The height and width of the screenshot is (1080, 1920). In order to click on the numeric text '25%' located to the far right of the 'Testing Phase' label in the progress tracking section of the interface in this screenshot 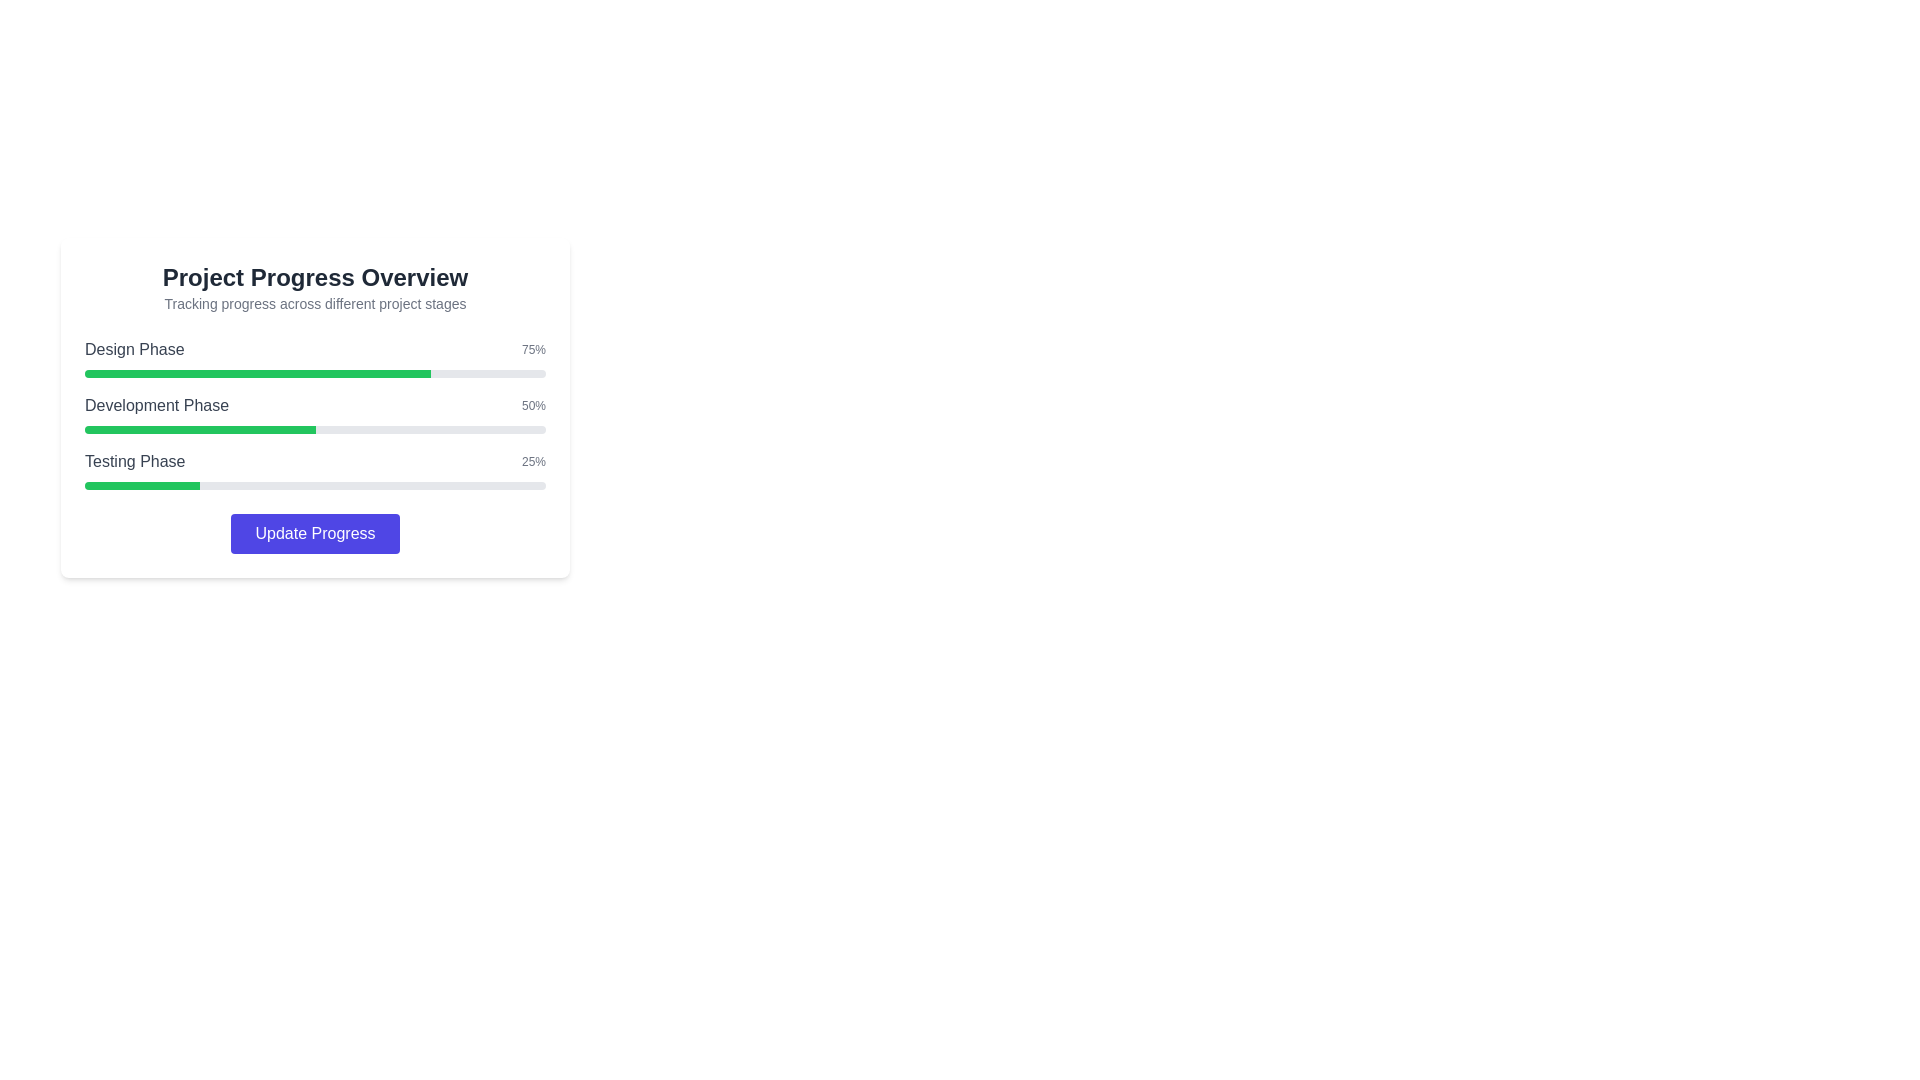, I will do `click(533, 462)`.